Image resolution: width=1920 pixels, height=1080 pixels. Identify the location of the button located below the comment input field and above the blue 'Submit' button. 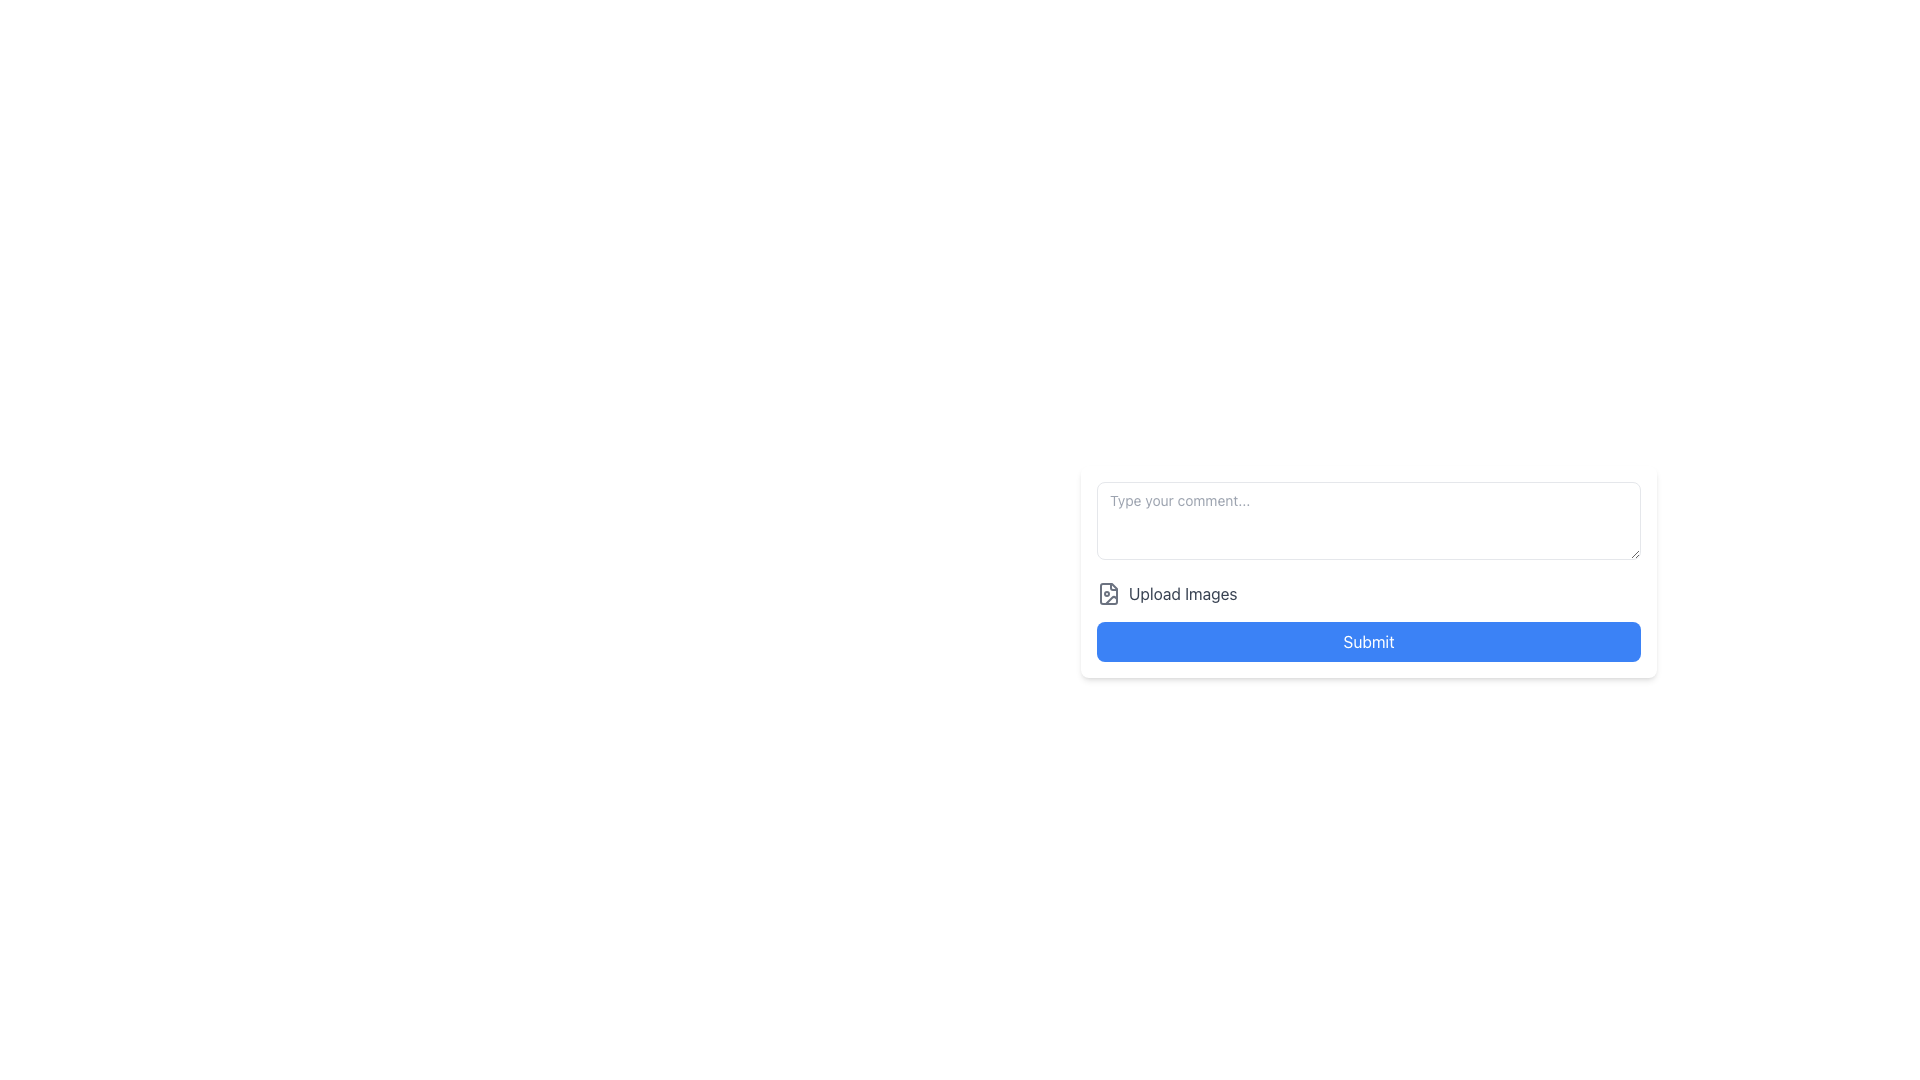
(1367, 593).